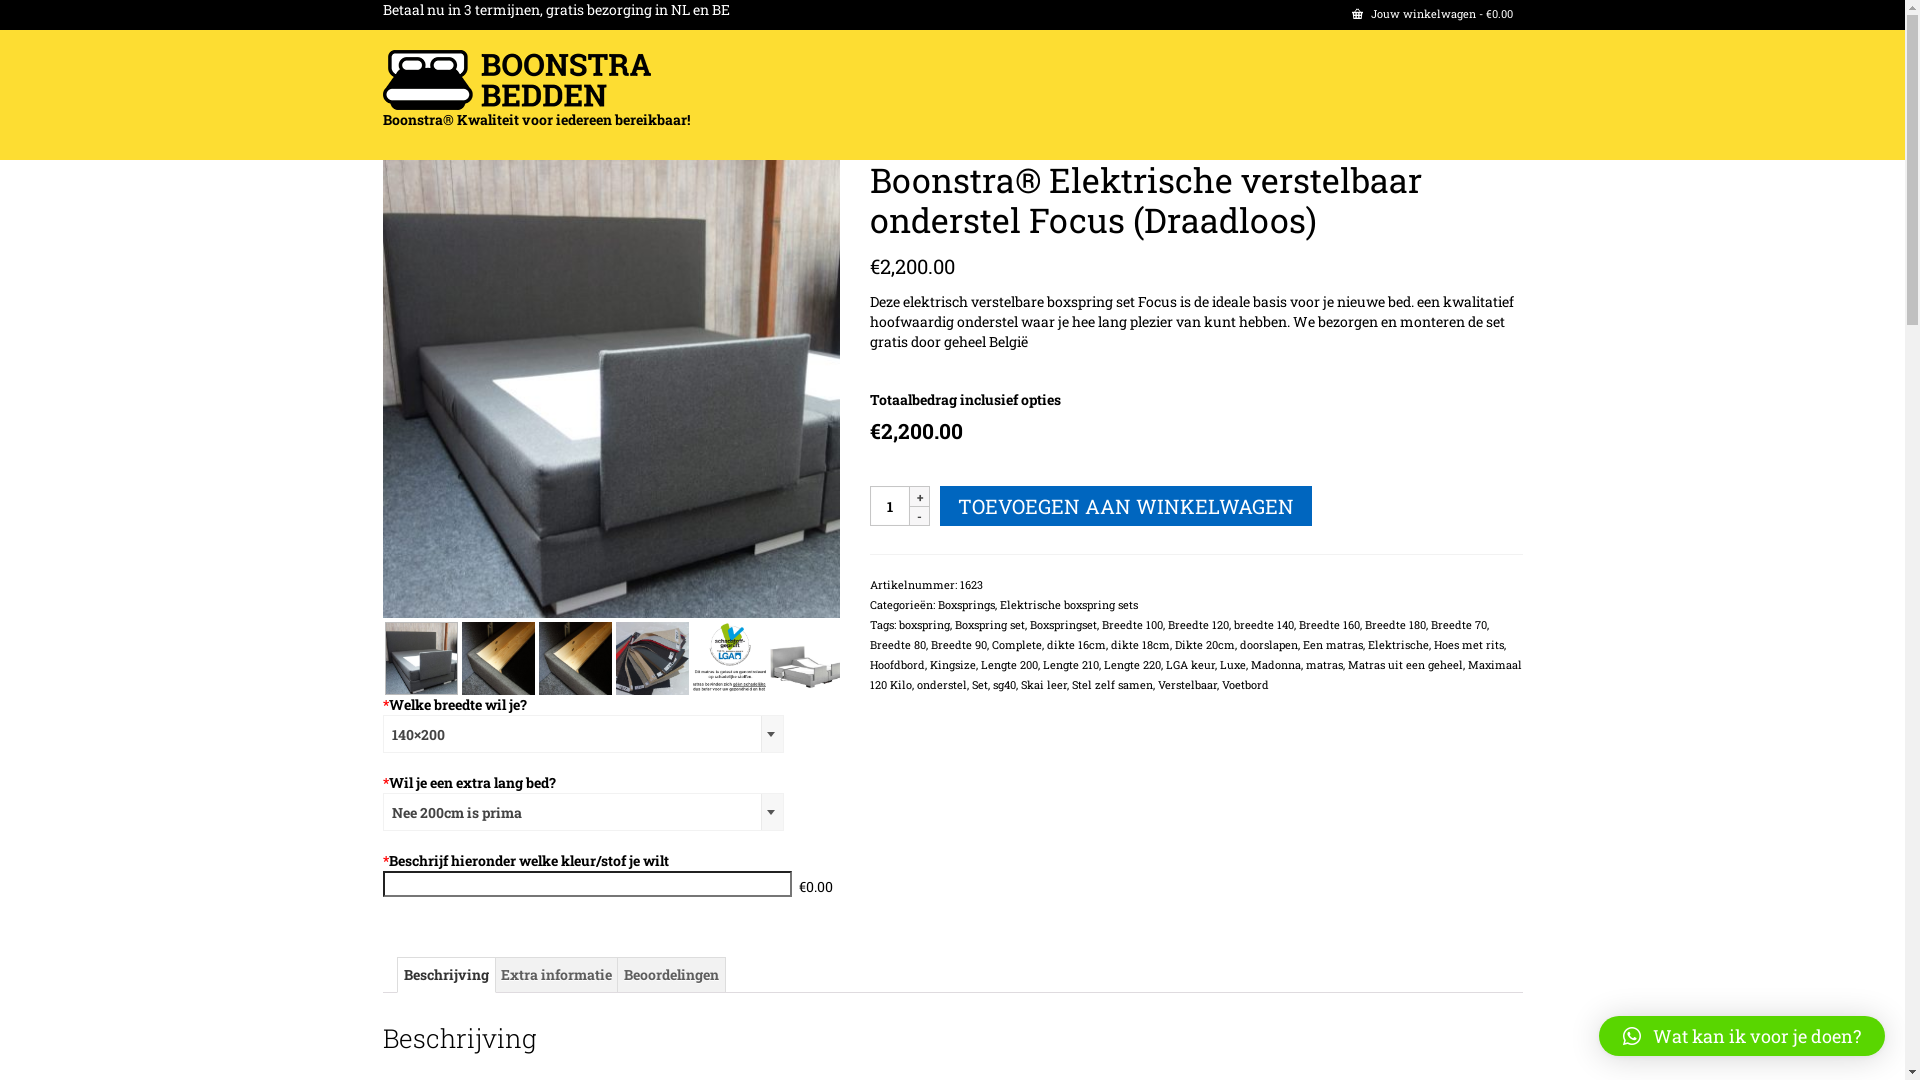 The width and height of the screenshot is (1920, 1080). What do you see at coordinates (1132, 664) in the screenshot?
I see `'Lengte 220'` at bounding box center [1132, 664].